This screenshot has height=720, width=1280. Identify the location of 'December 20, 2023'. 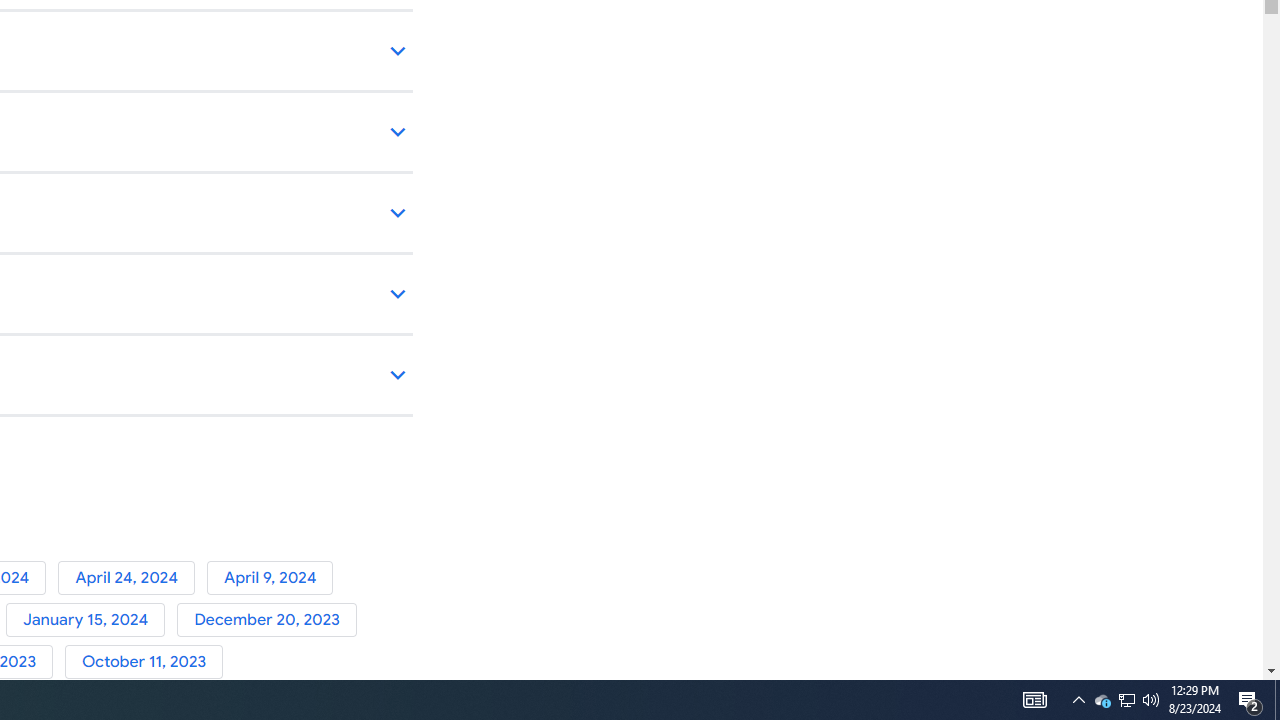
(269, 619).